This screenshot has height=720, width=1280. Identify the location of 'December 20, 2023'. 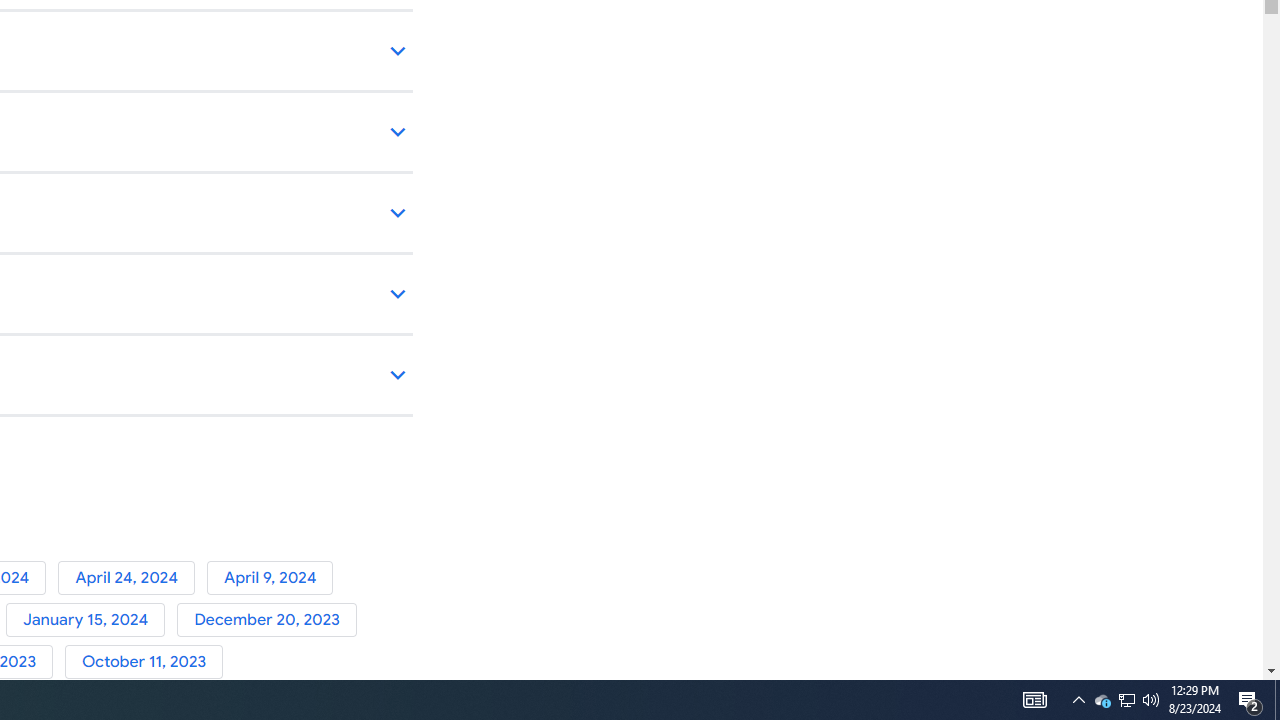
(269, 619).